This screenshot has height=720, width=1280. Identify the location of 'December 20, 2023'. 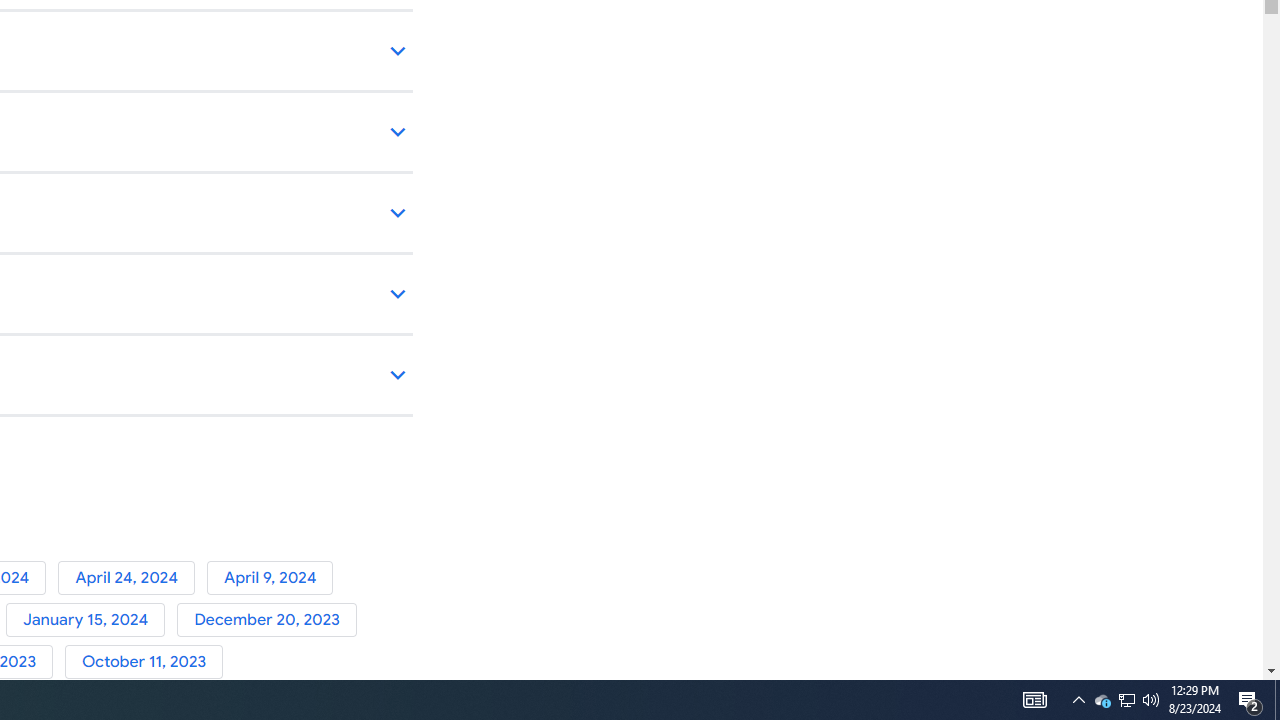
(269, 619).